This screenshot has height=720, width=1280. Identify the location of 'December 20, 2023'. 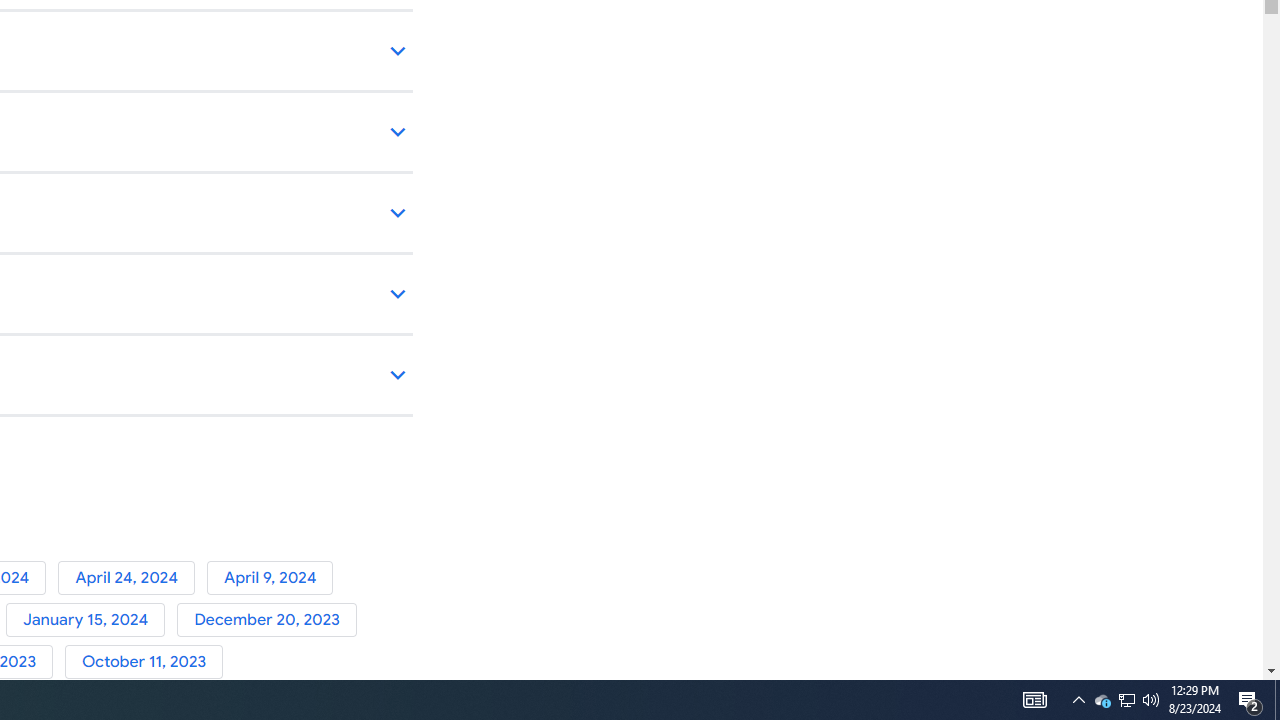
(269, 619).